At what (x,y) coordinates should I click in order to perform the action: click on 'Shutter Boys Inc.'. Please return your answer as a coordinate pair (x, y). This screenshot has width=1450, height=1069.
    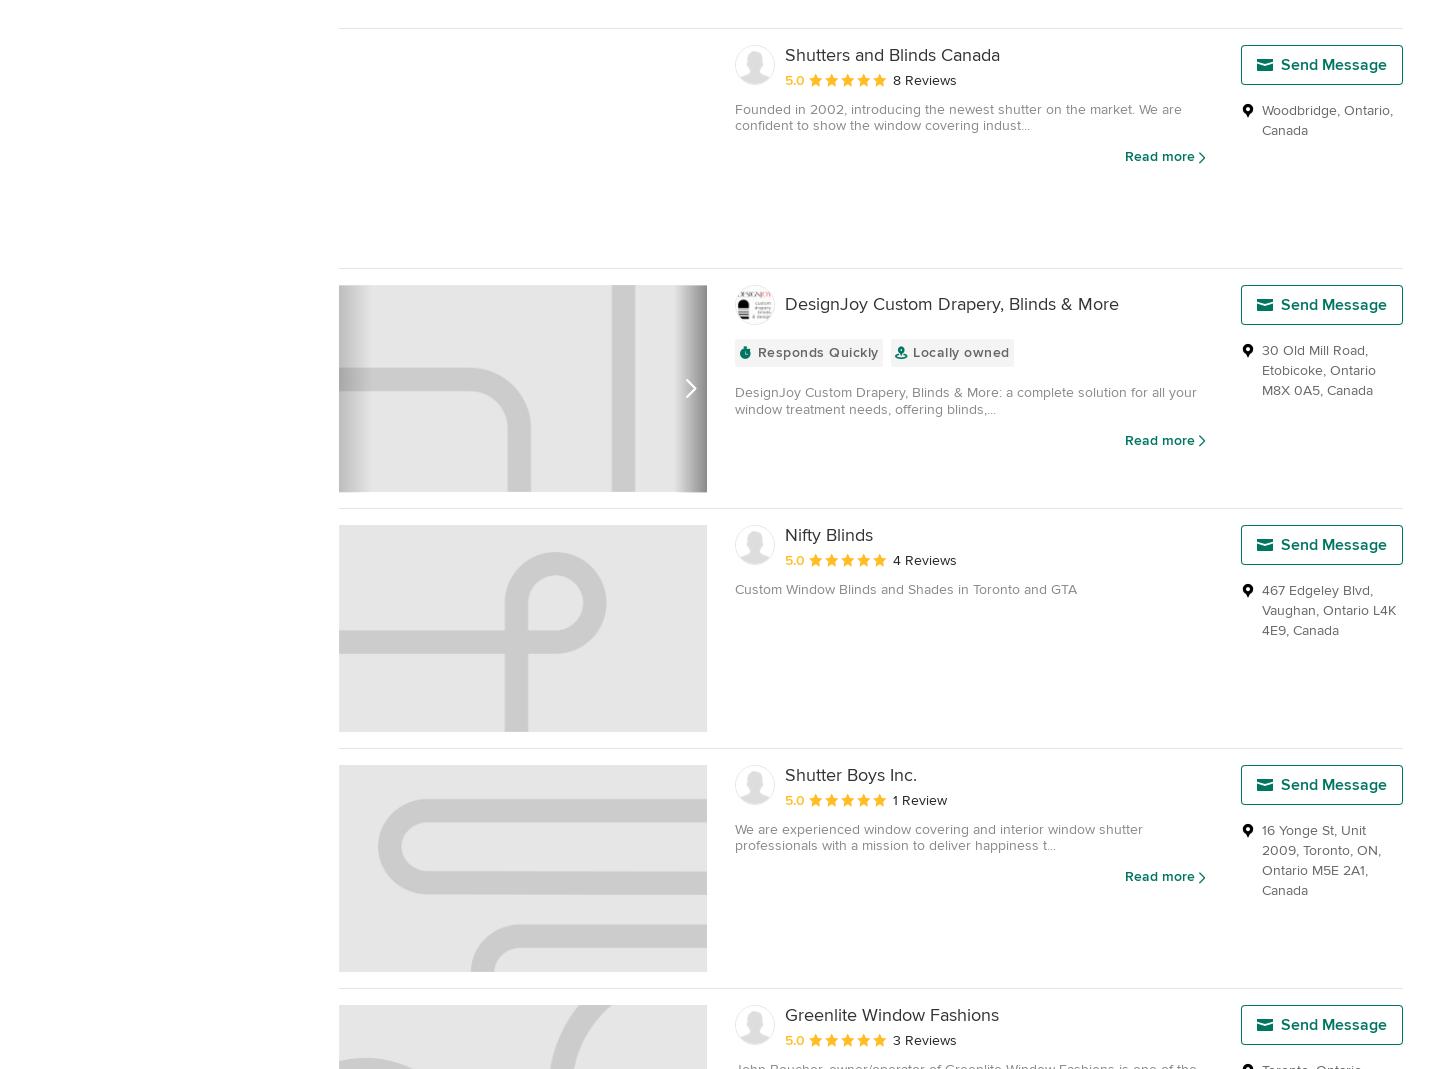
    Looking at the image, I should click on (850, 775).